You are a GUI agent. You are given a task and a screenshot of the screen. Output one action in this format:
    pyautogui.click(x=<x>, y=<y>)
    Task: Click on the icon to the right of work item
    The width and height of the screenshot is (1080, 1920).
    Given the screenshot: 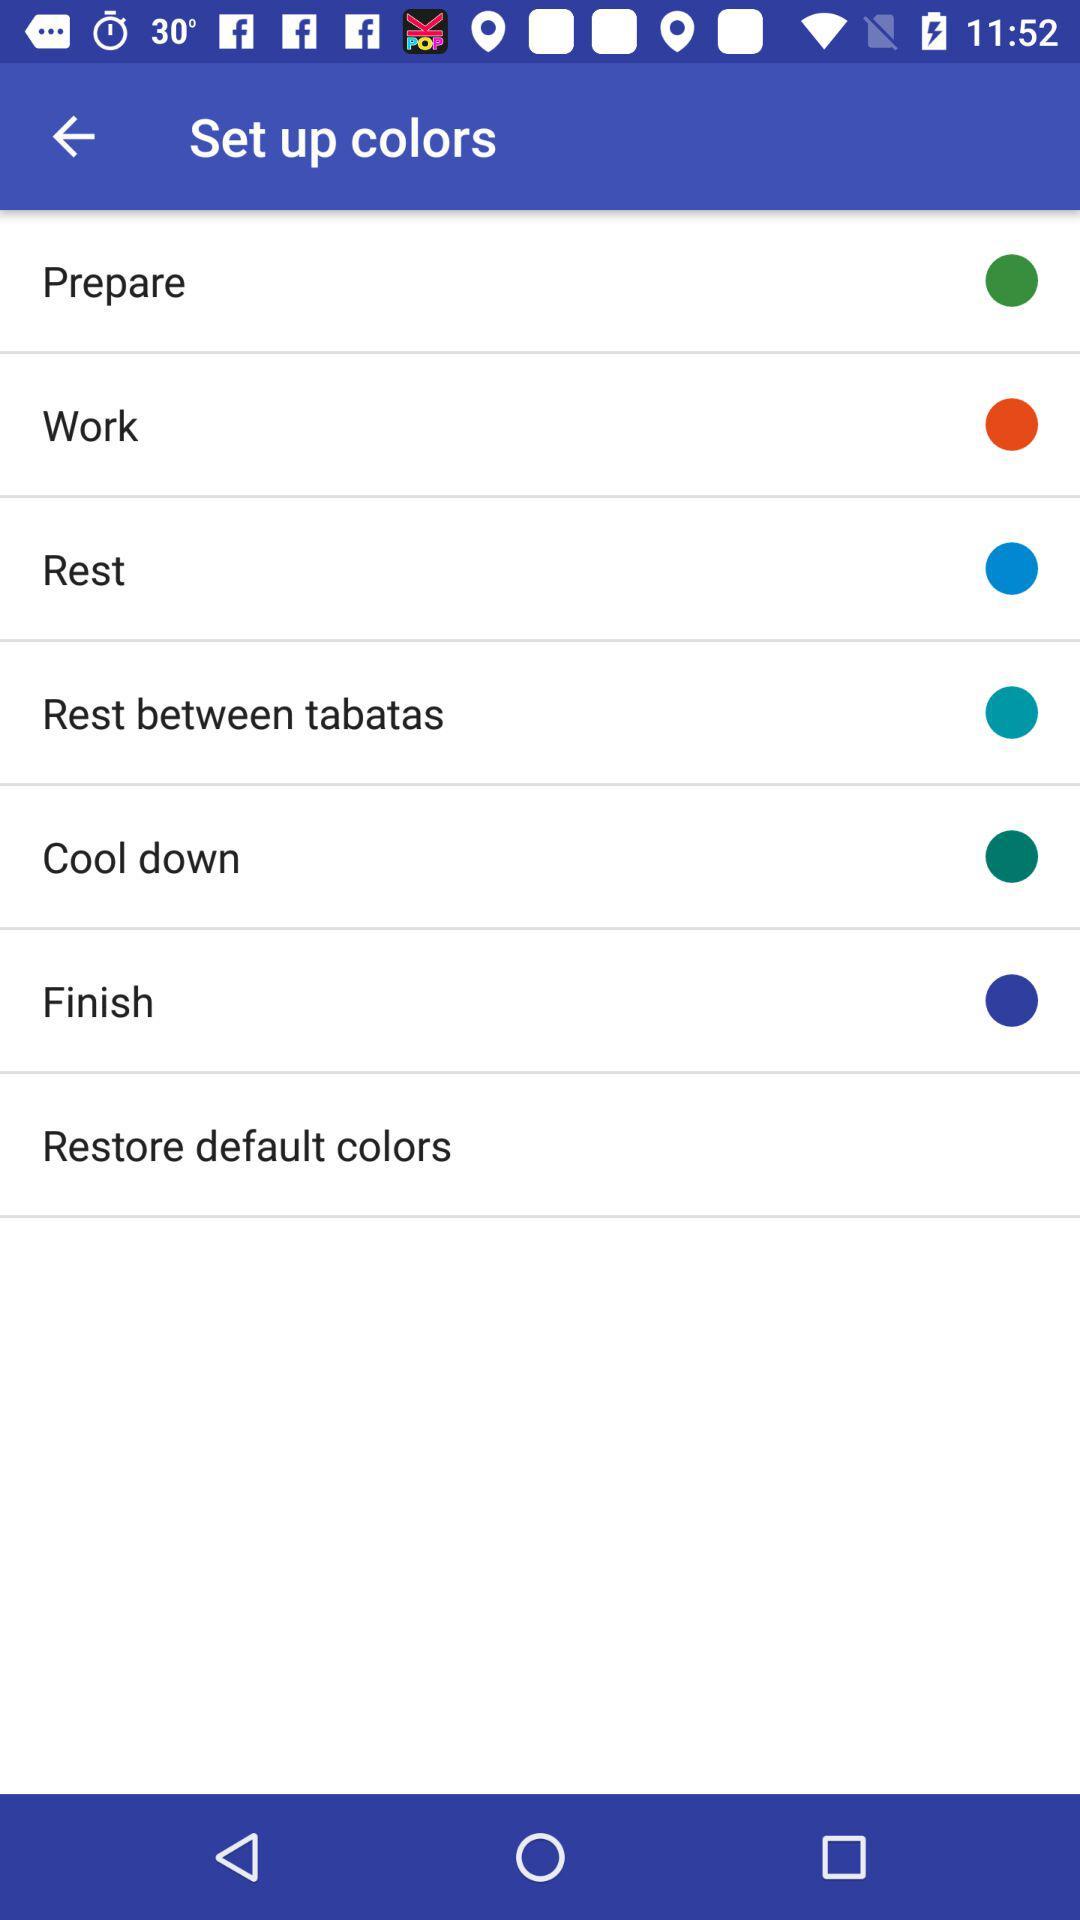 What is the action you would take?
    pyautogui.click(x=1011, y=423)
    